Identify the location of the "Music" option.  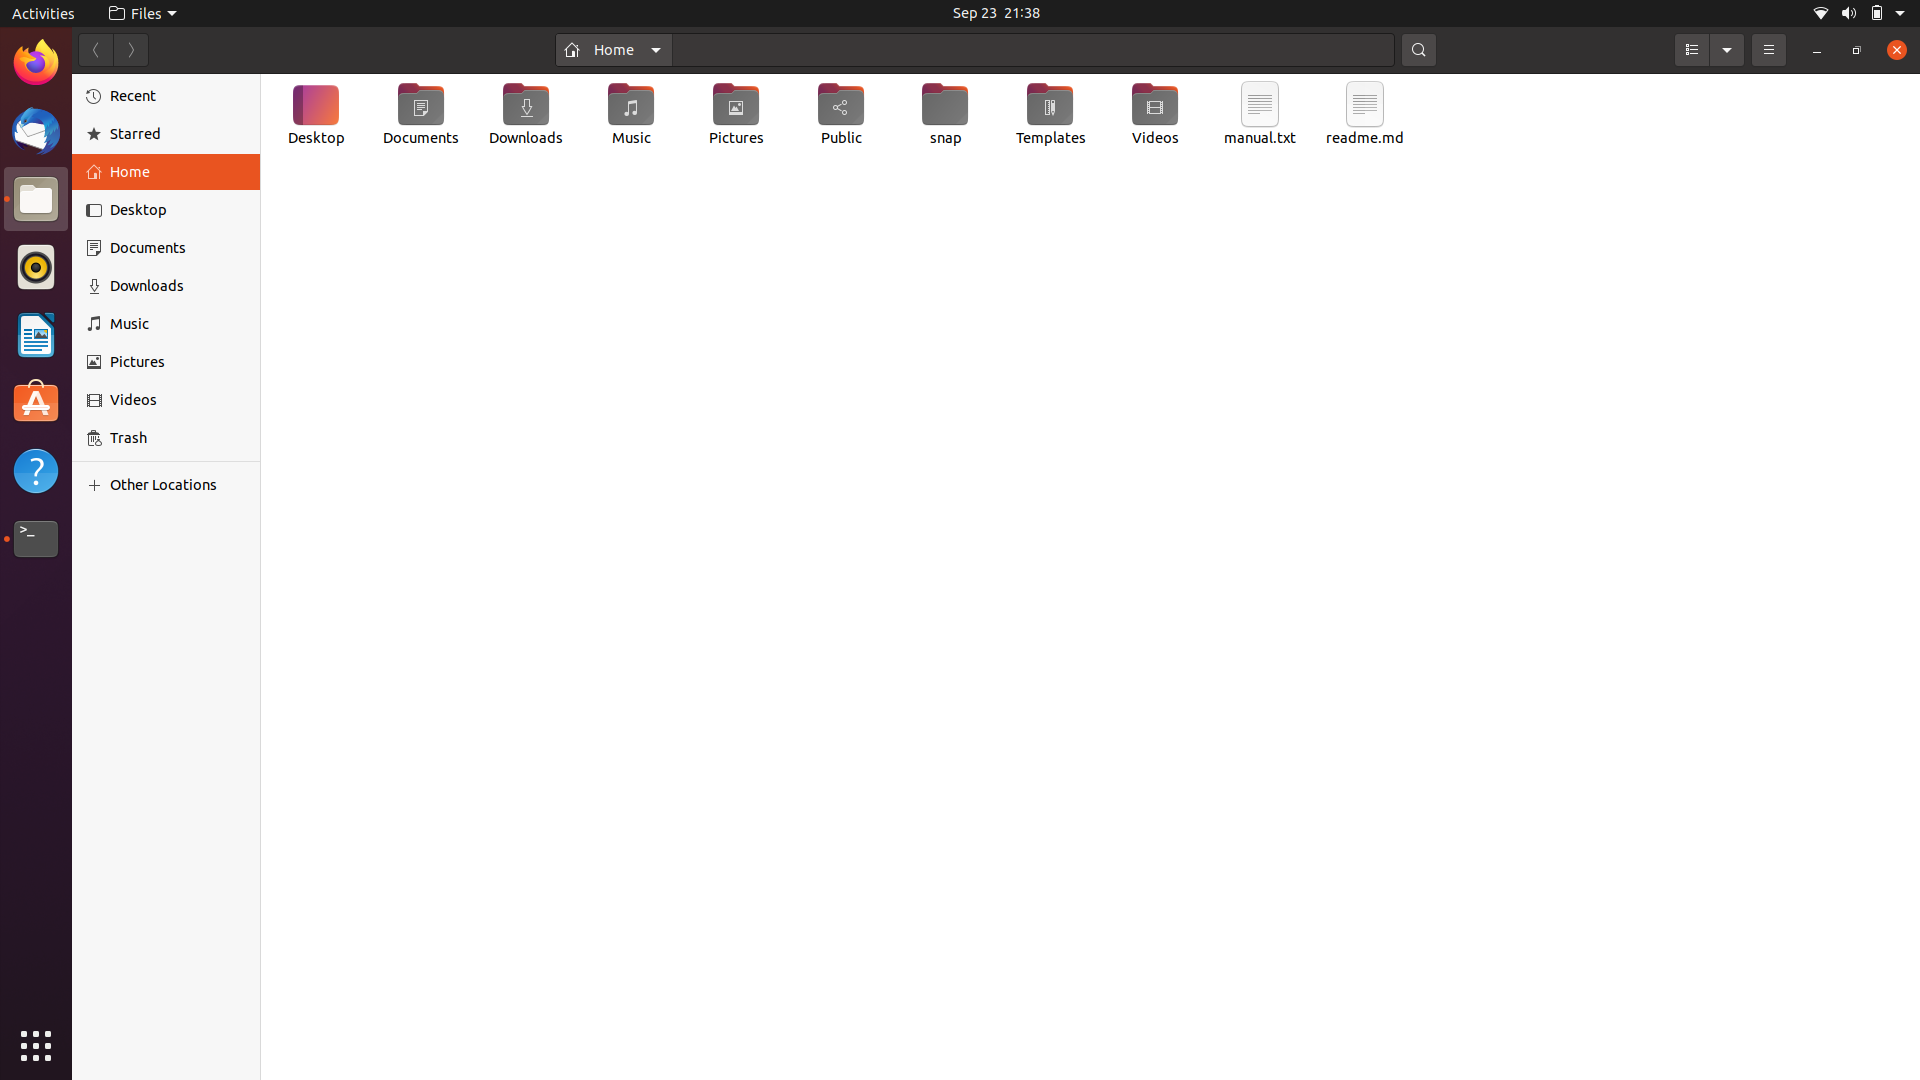
(169, 323).